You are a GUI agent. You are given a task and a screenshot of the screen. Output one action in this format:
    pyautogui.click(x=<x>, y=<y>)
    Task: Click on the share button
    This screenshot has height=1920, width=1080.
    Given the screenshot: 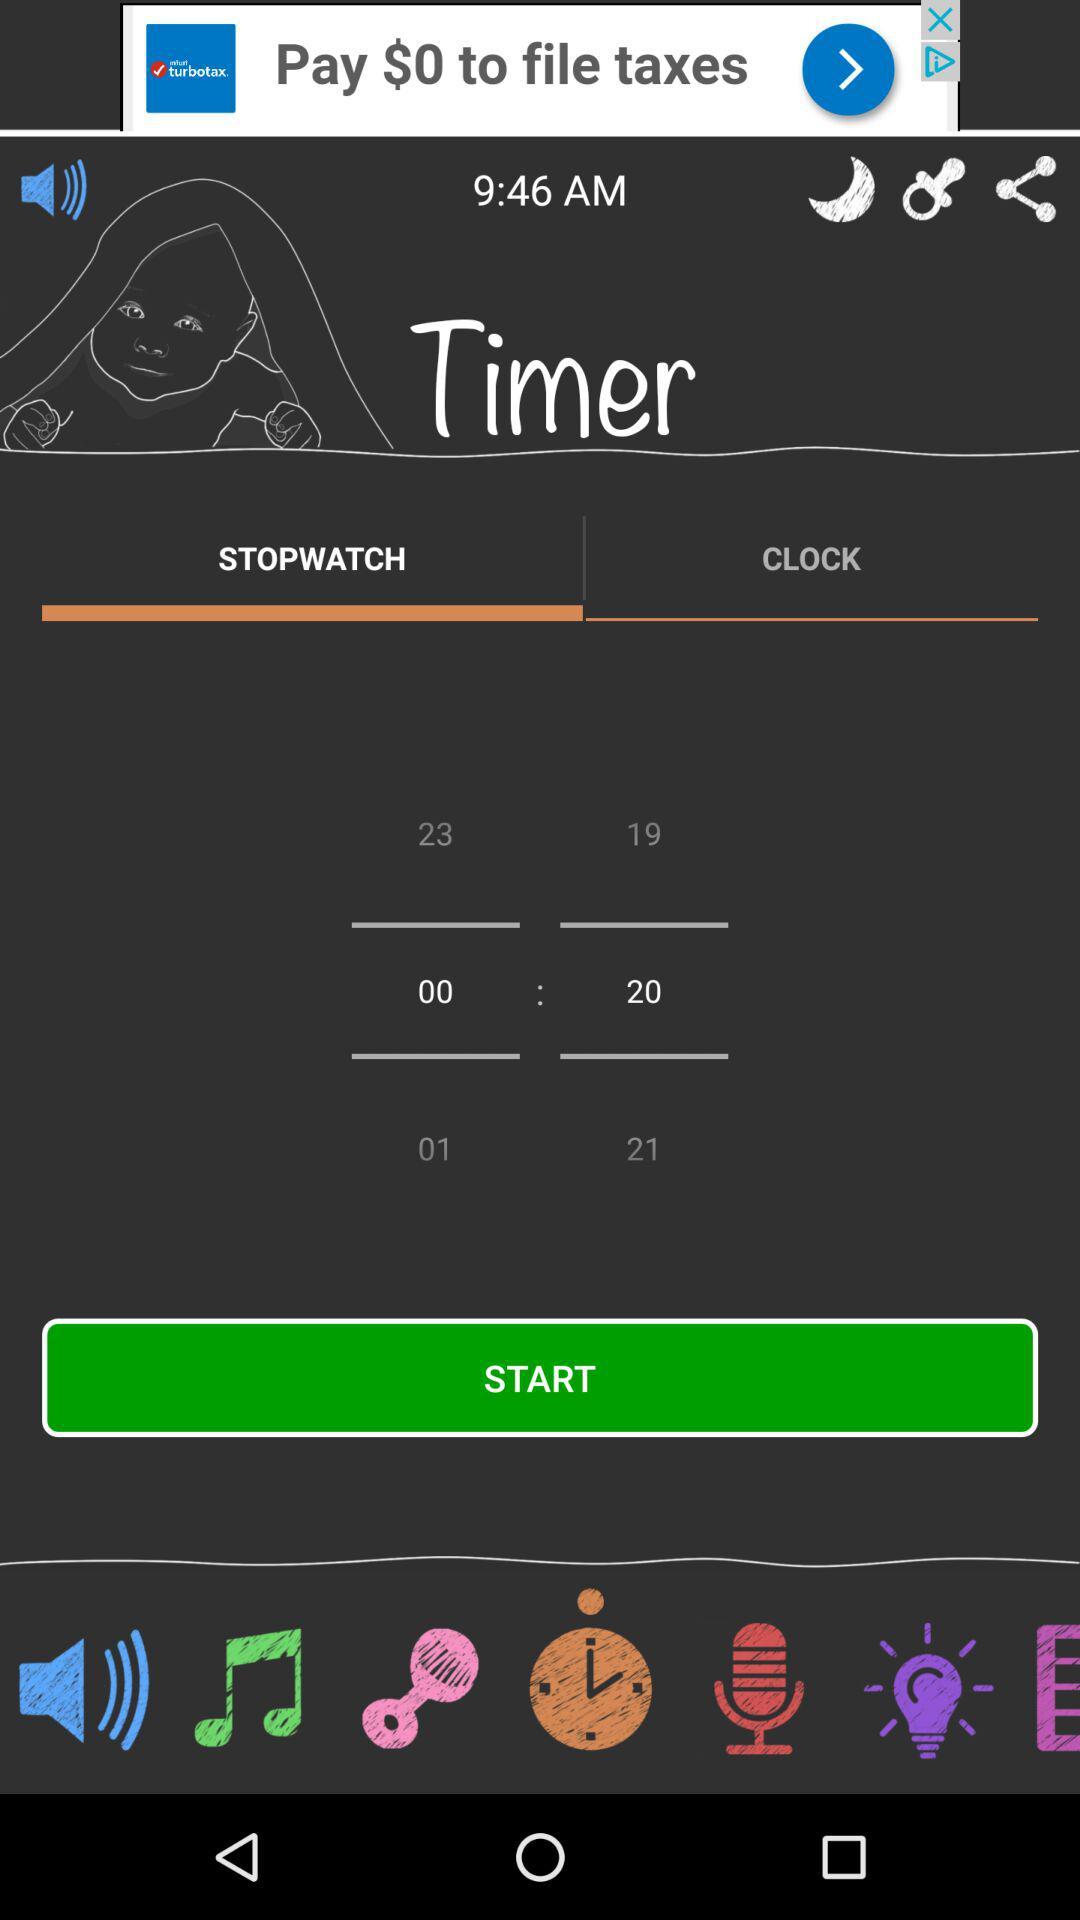 What is the action you would take?
    pyautogui.click(x=1026, y=188)
    